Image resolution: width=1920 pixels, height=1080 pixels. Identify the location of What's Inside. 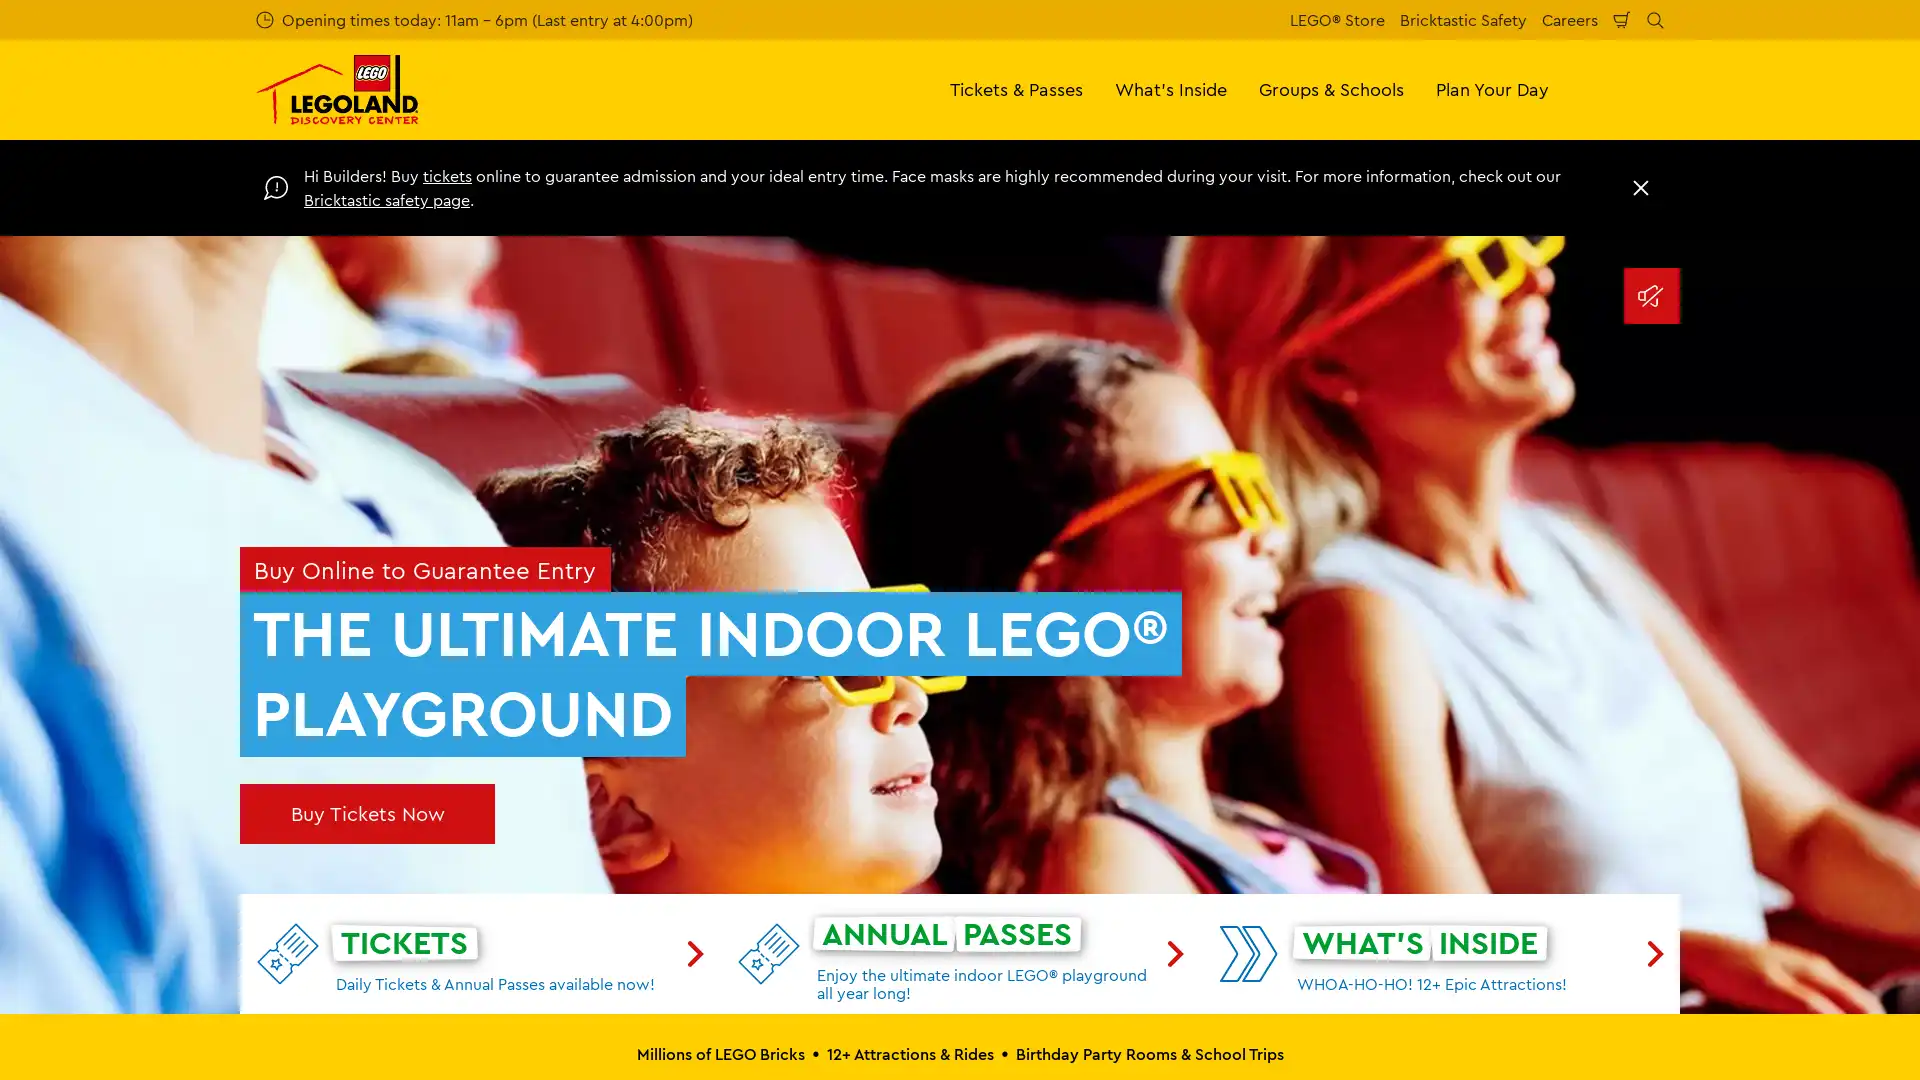
(1171, 88).